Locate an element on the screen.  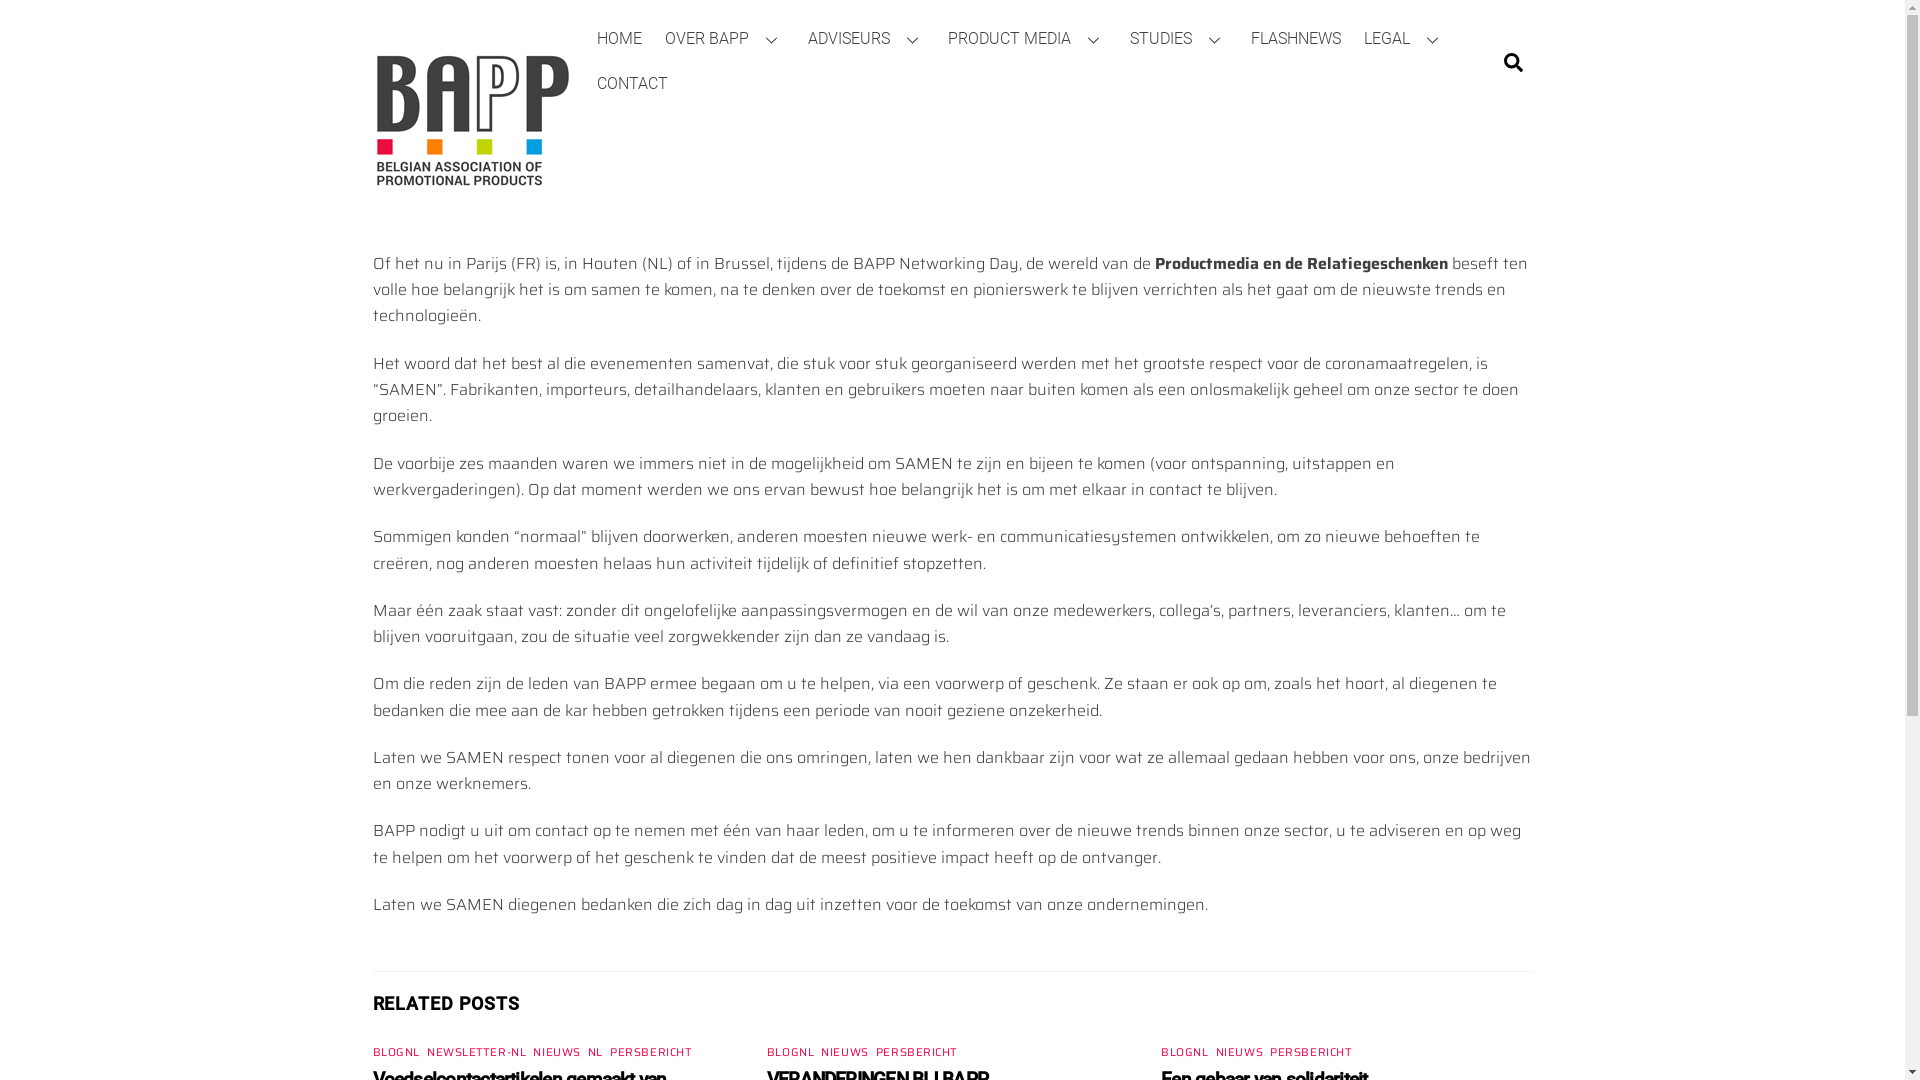
'OVER BAPP' is located at coordinates (724, 38).